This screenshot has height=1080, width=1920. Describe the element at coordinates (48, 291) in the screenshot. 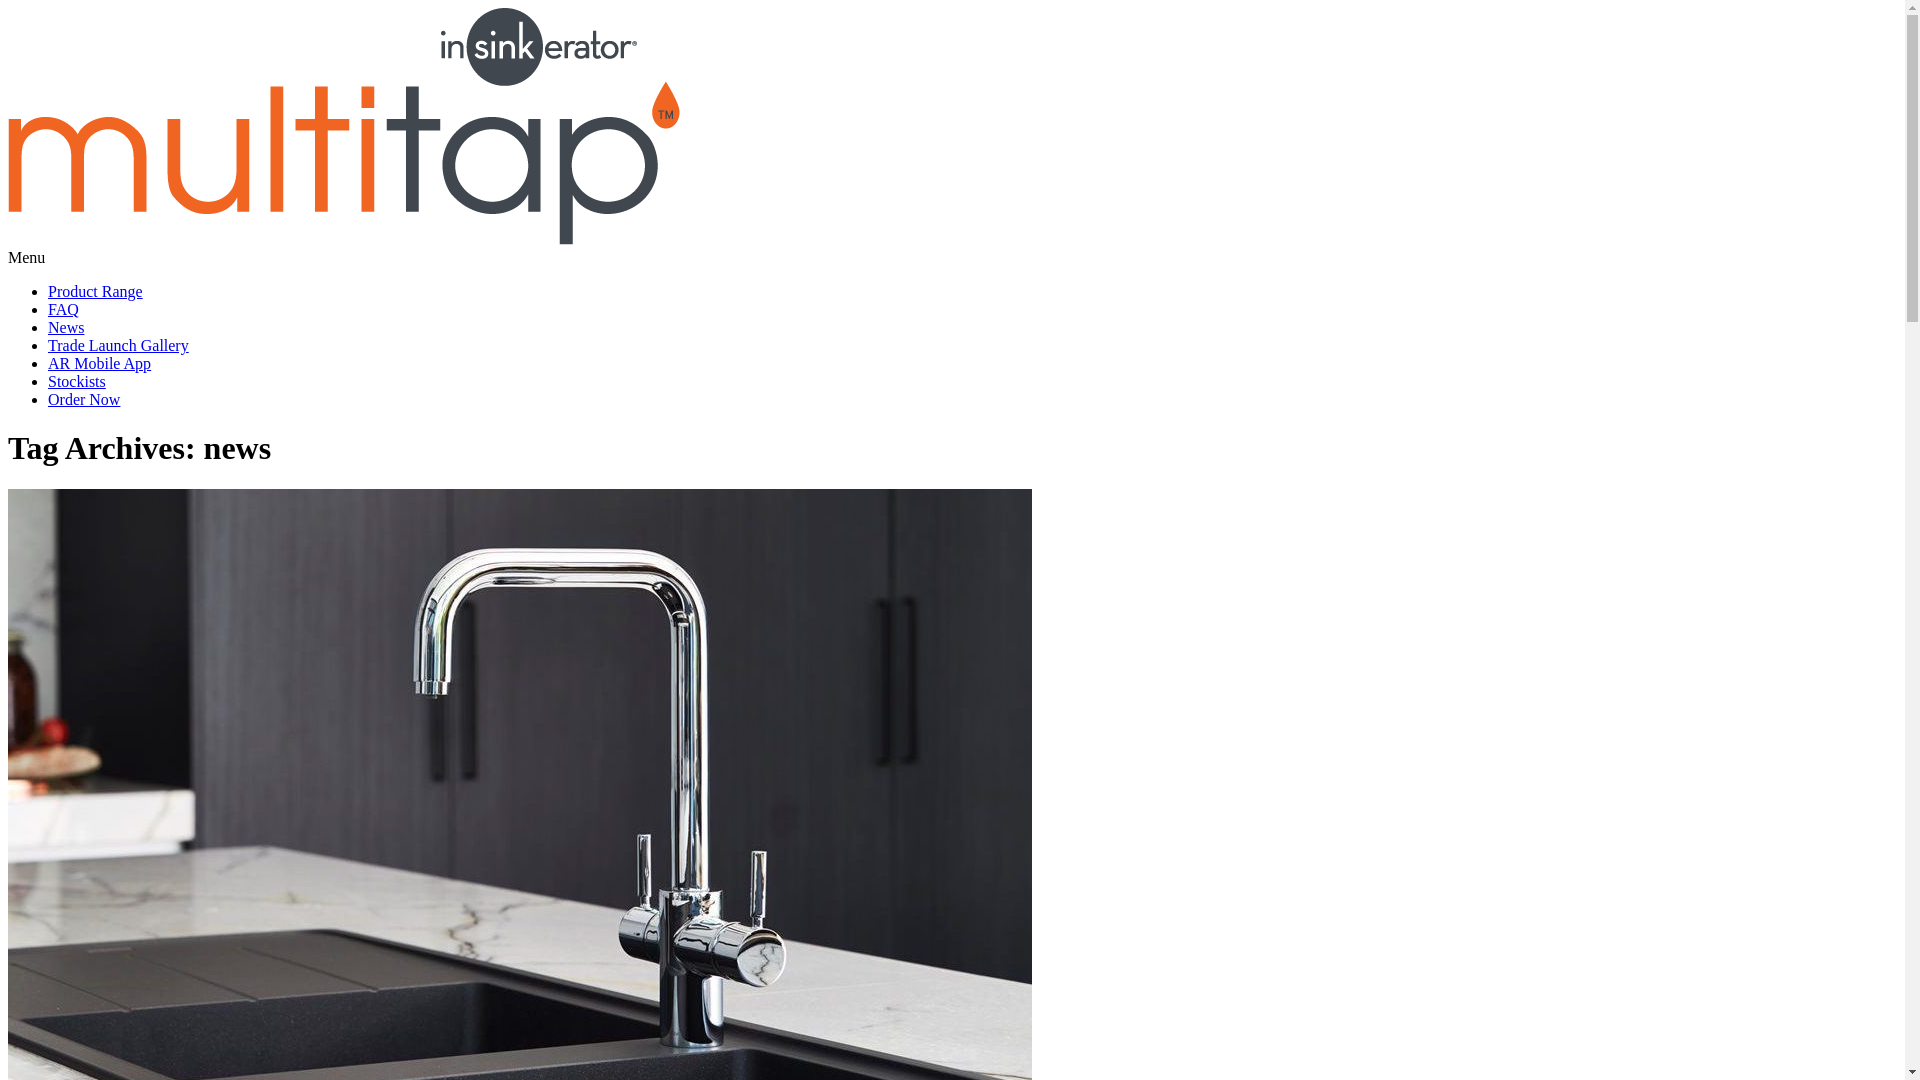

I see `'Product Range'` at that location.